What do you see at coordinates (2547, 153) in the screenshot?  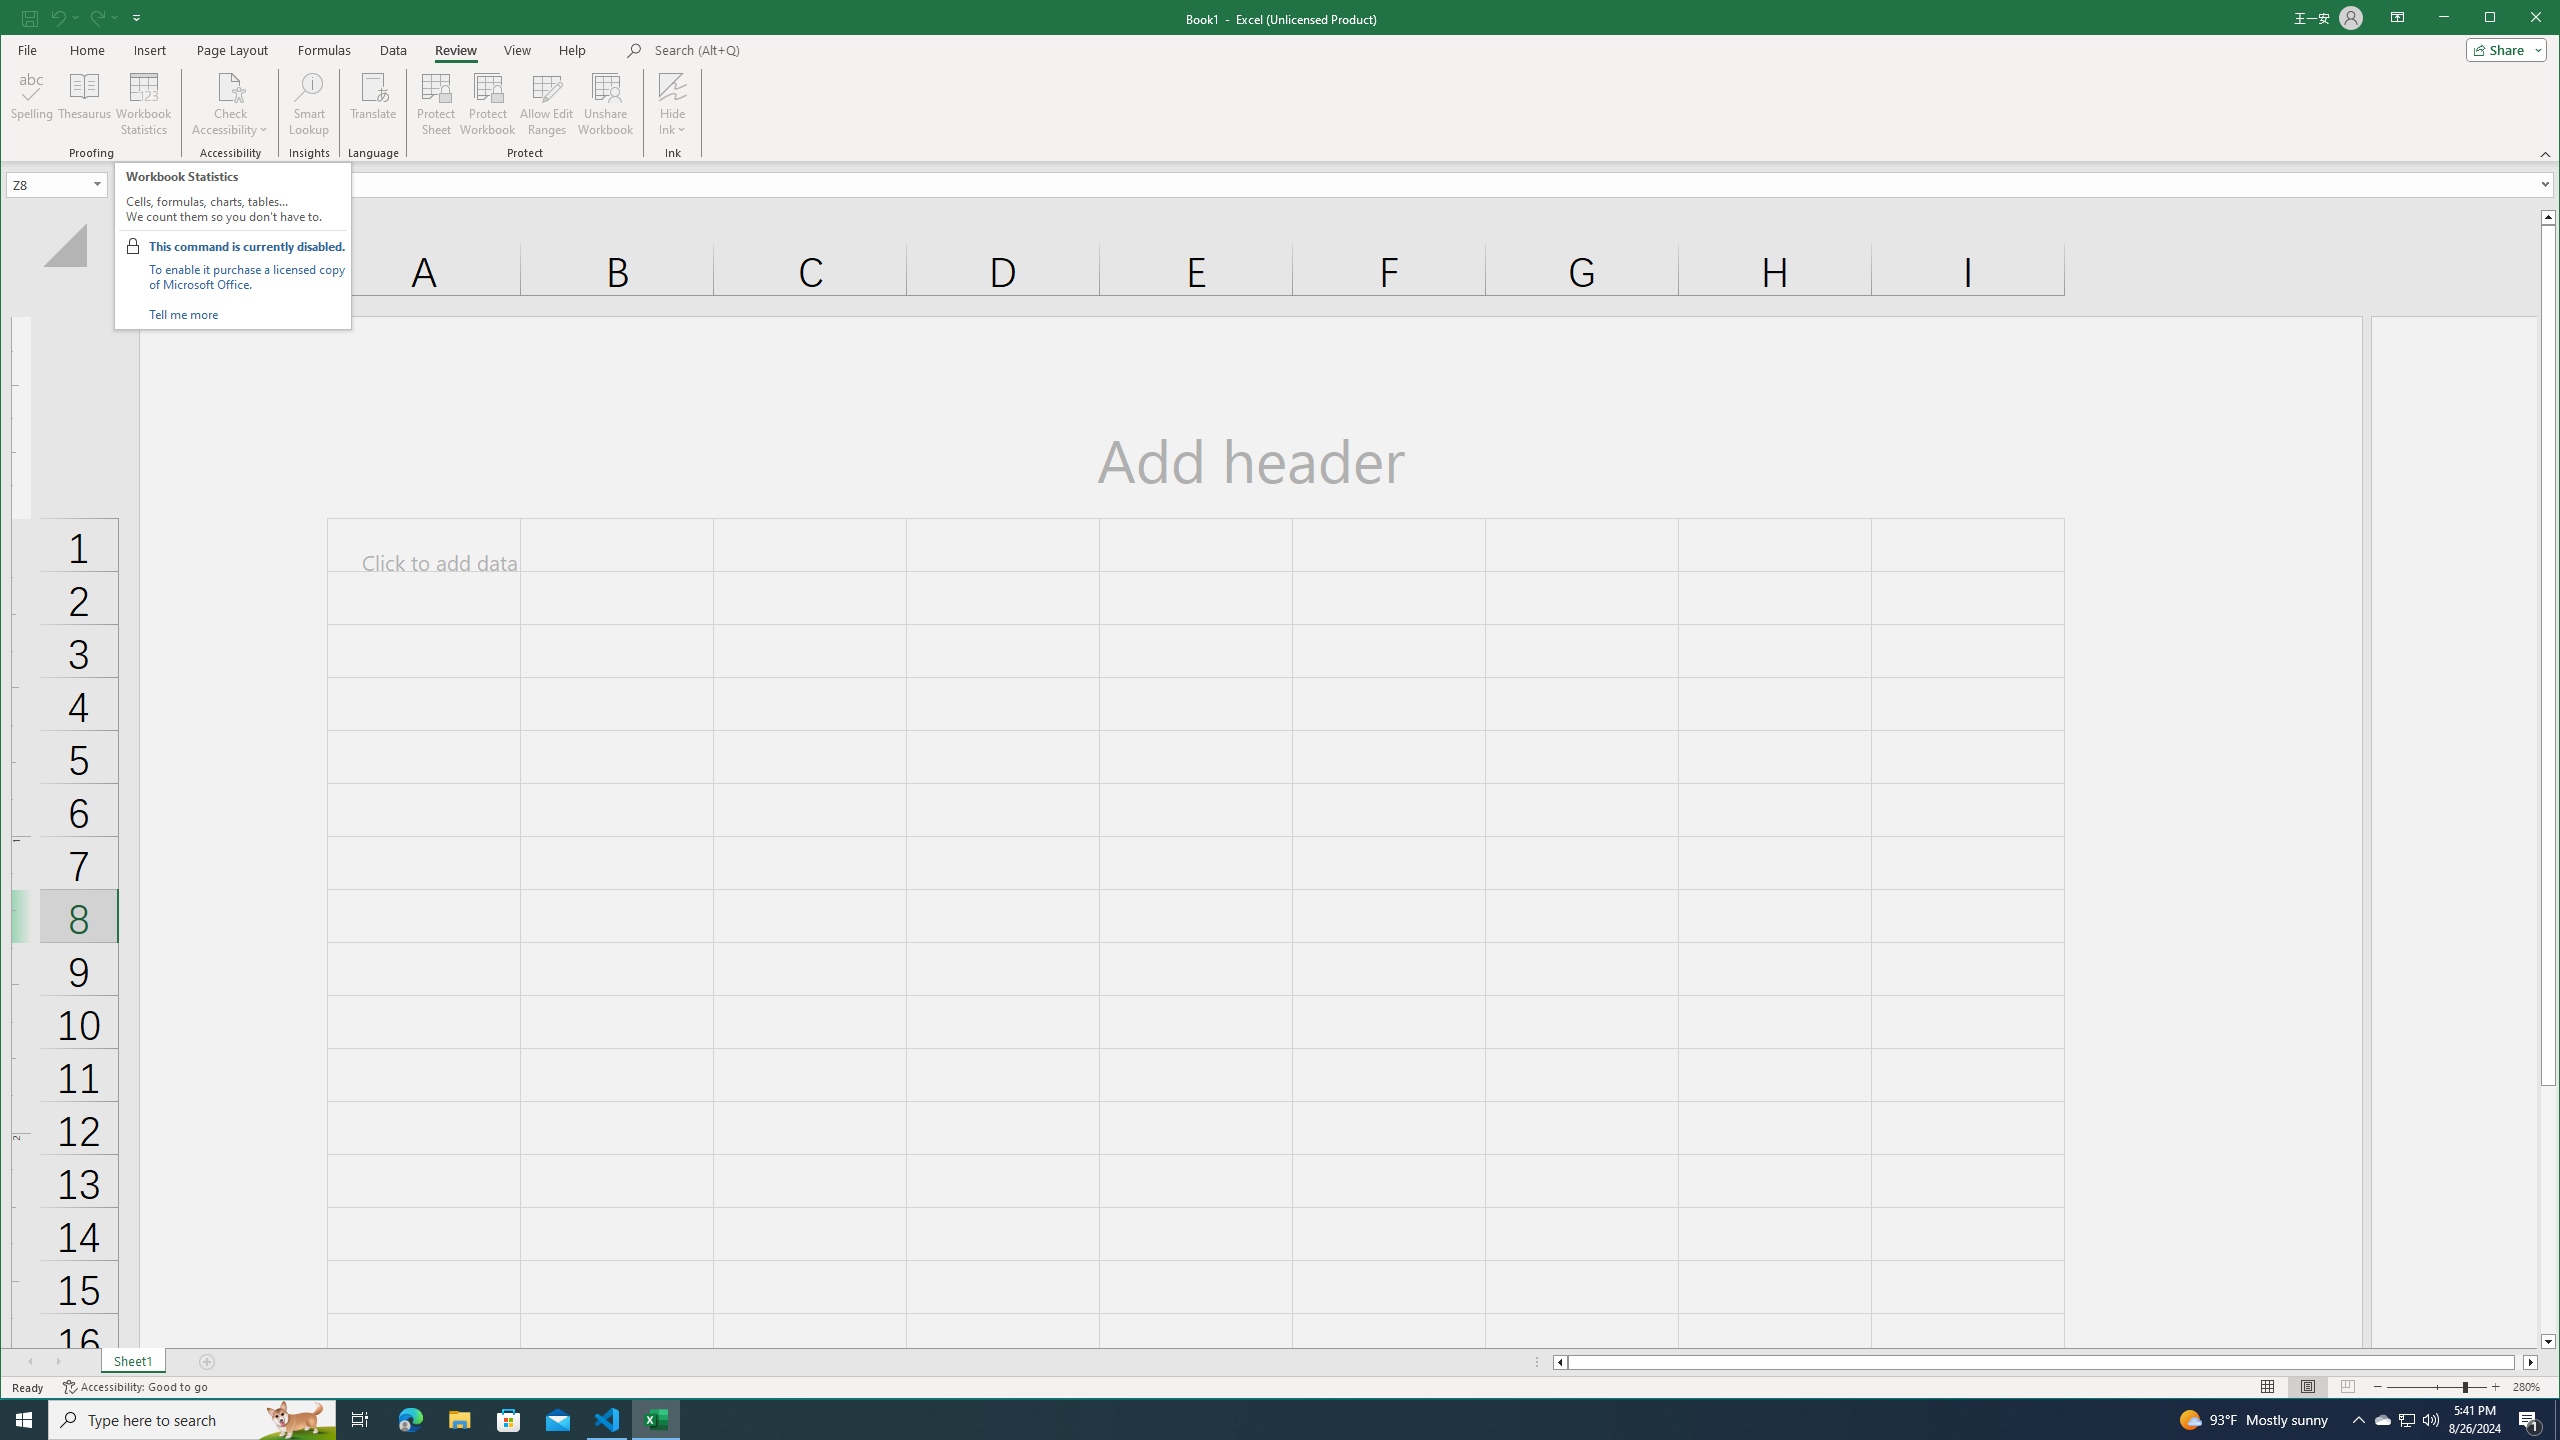 I see `'Collapse the Ribbon'` at bounding box center [2547, 153].